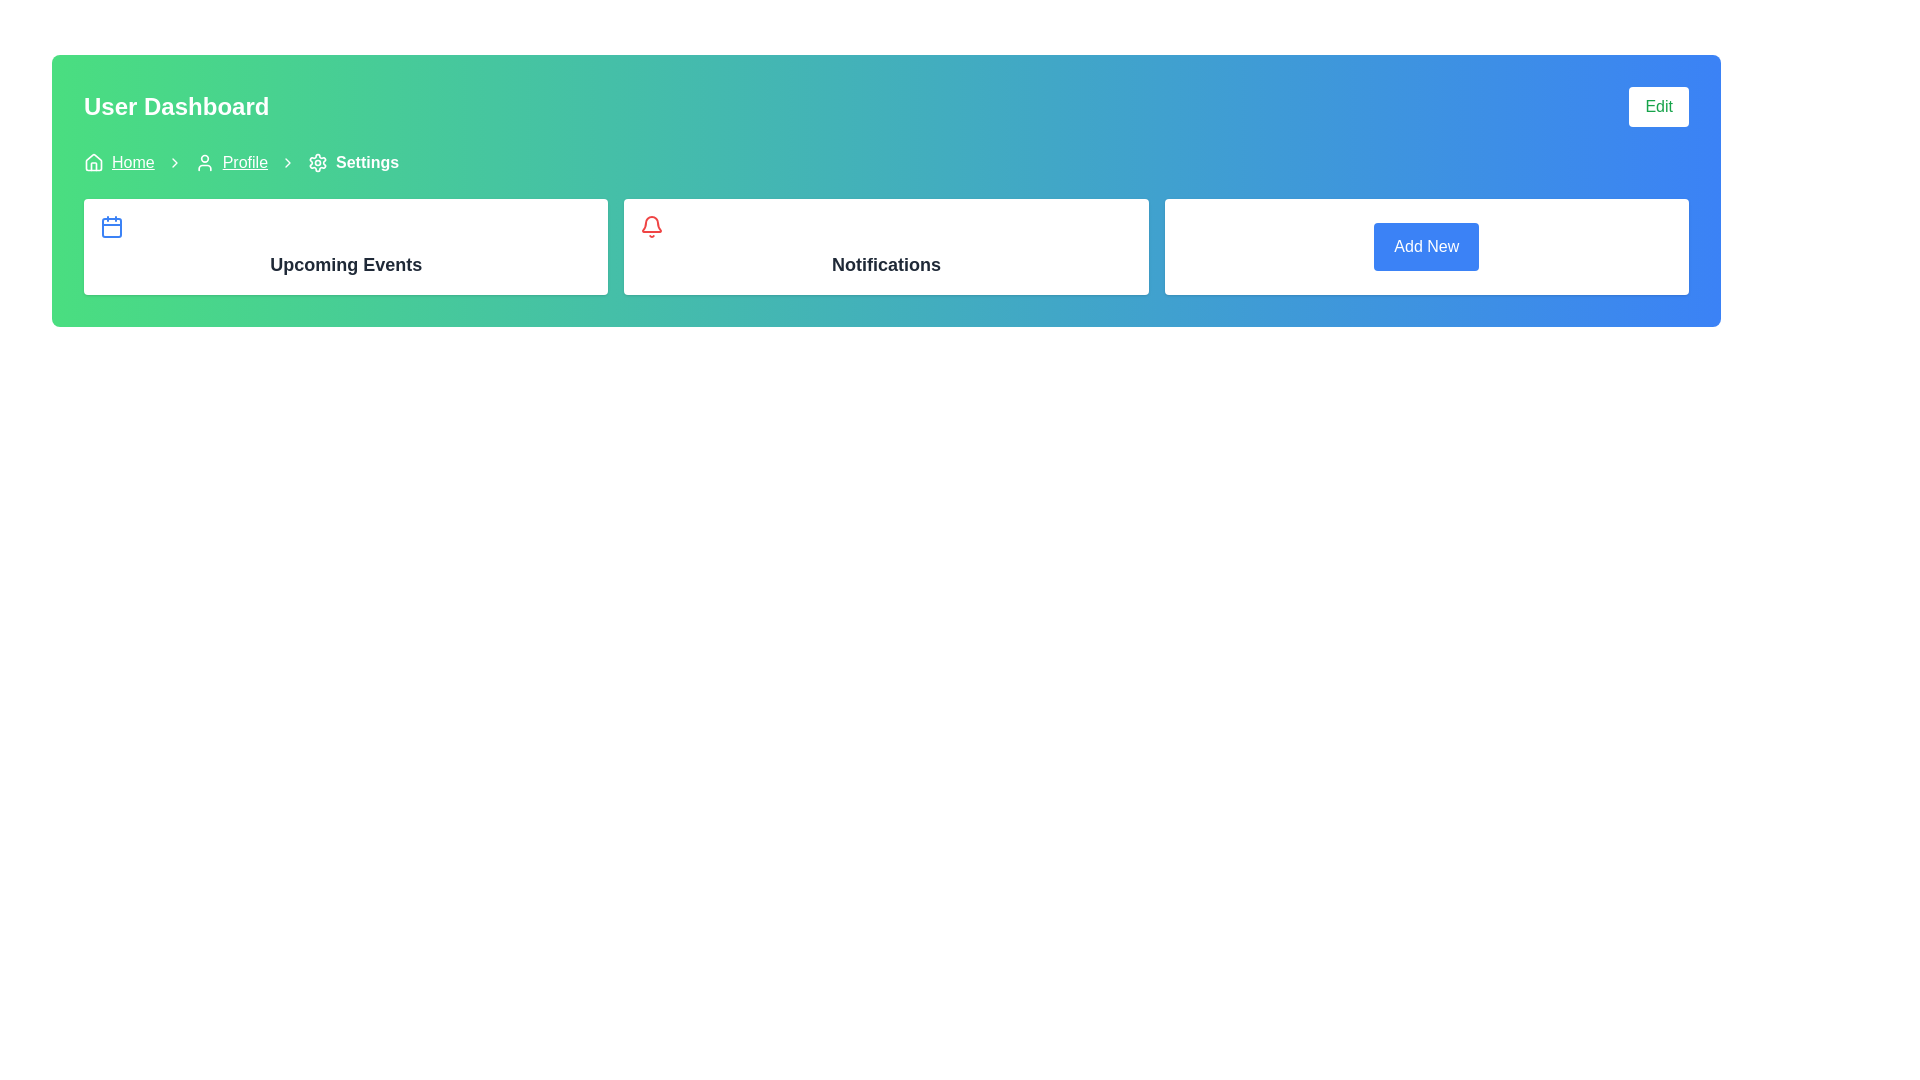  I want to click on the breadcrumb navigation icon located between 'Home' and 'Profile' in the navigation bar, so click(174, 161).